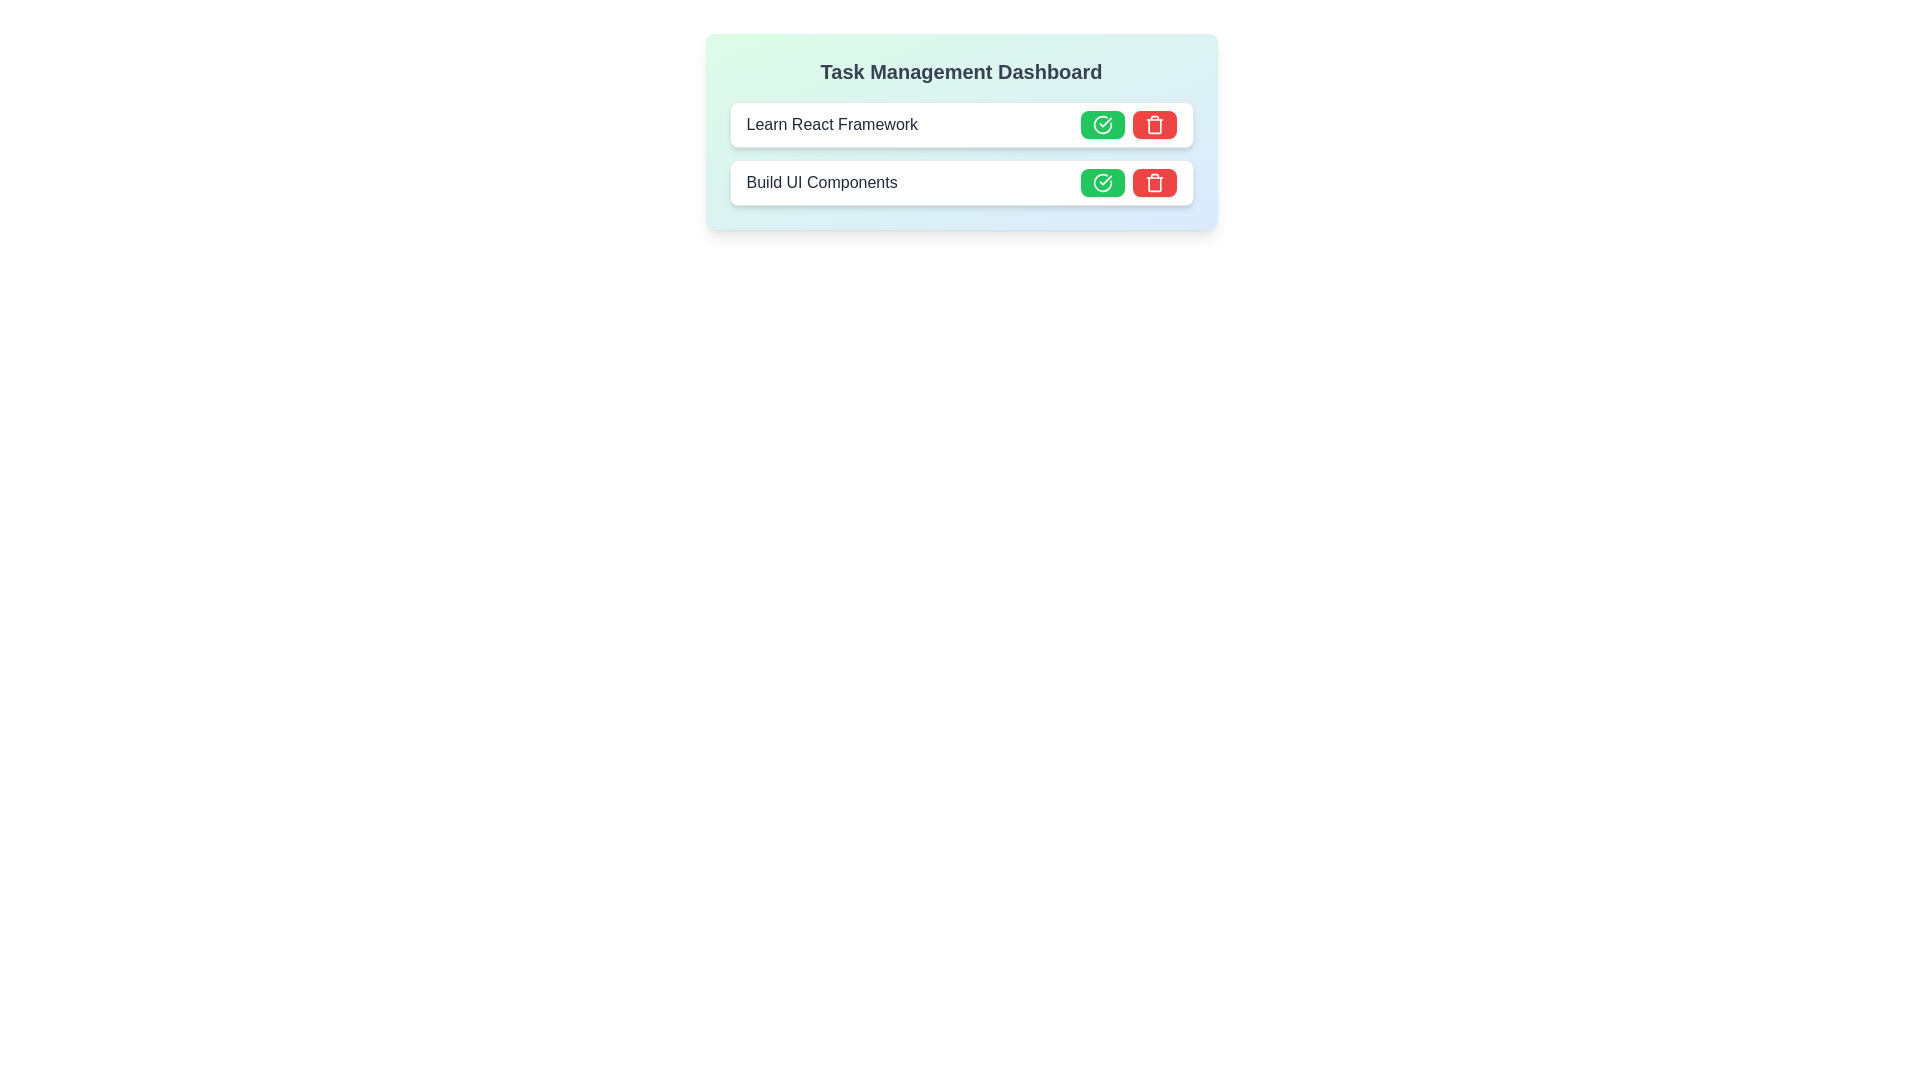 The width and height of the screenshot is (1920, 1080). Describe the element at coordinates (1101, 182) in the screenshot. I see `the success indicator icon located in the second row of the task management dashboard, adjacent to the text 'Build UI Components', to mark the task as done` at that location.